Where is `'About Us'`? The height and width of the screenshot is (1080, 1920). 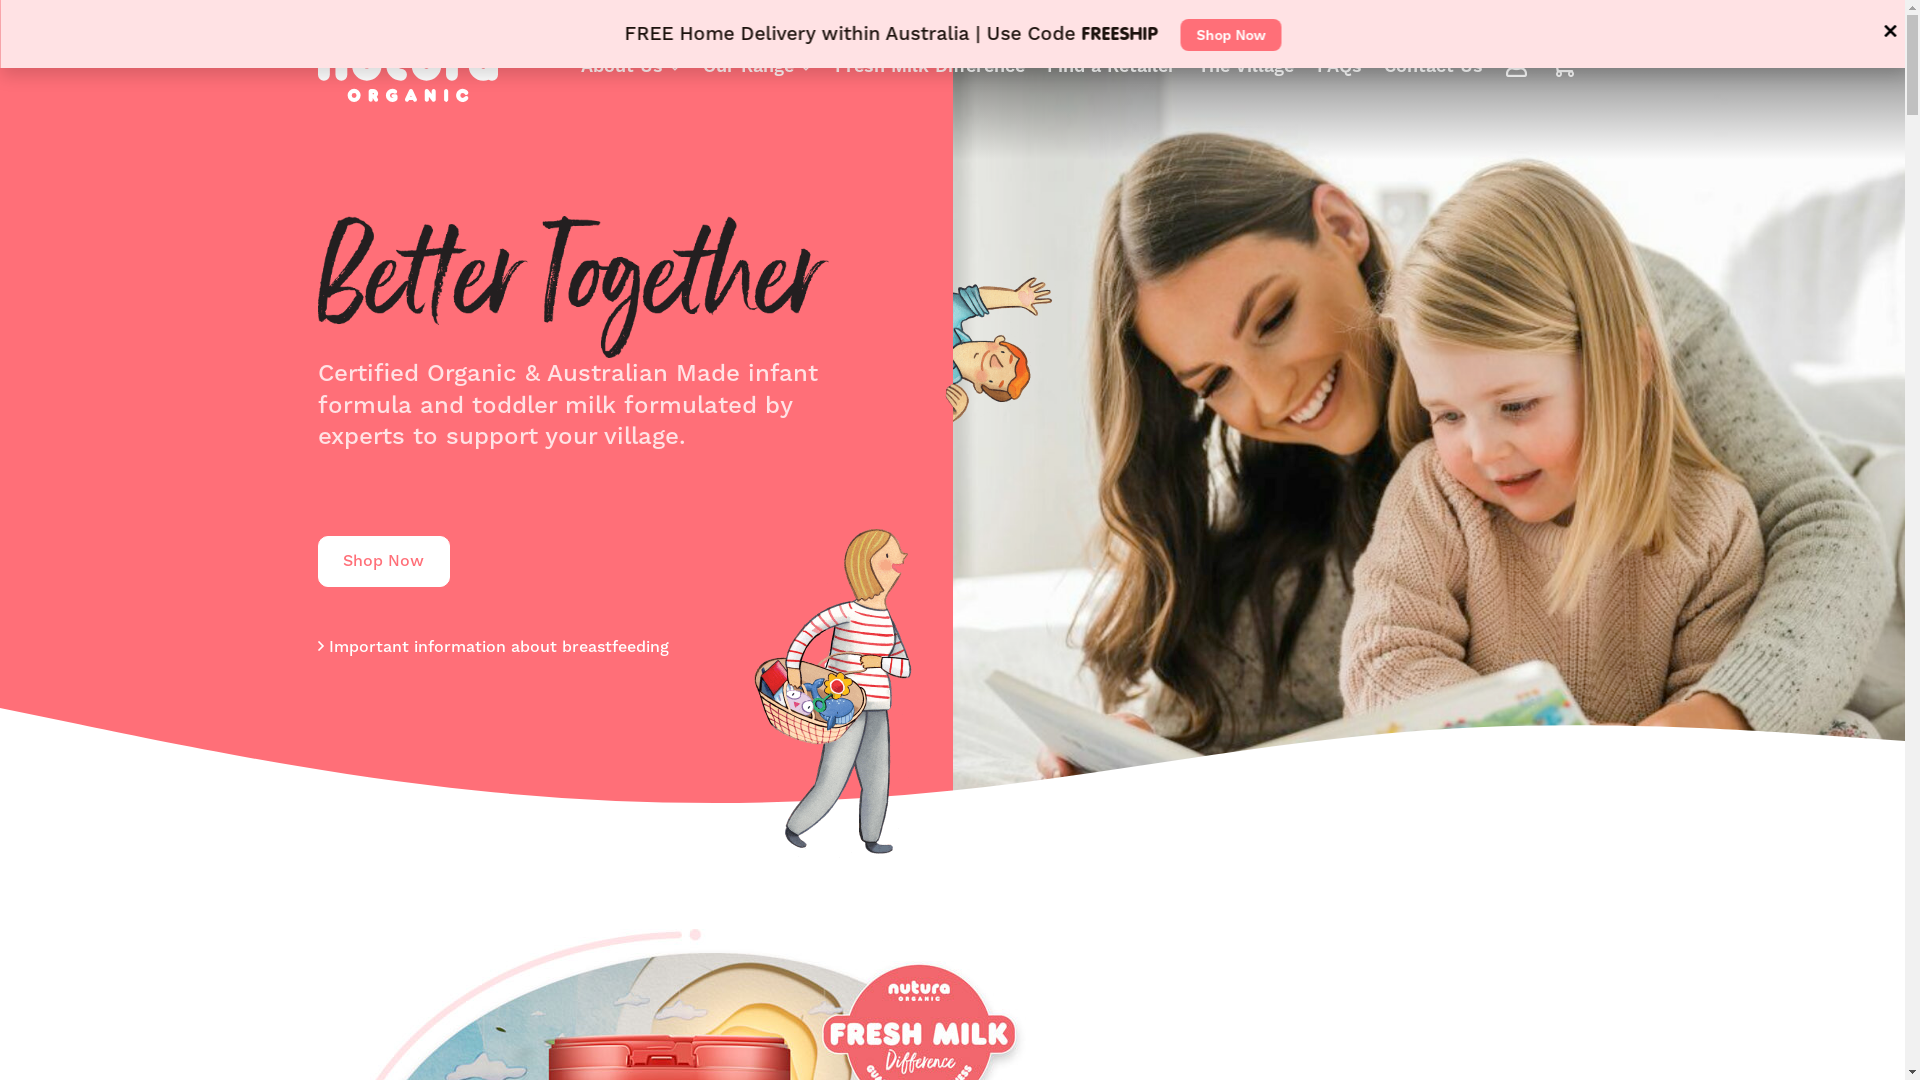
'About Us' is located at coordinates (629, 64).